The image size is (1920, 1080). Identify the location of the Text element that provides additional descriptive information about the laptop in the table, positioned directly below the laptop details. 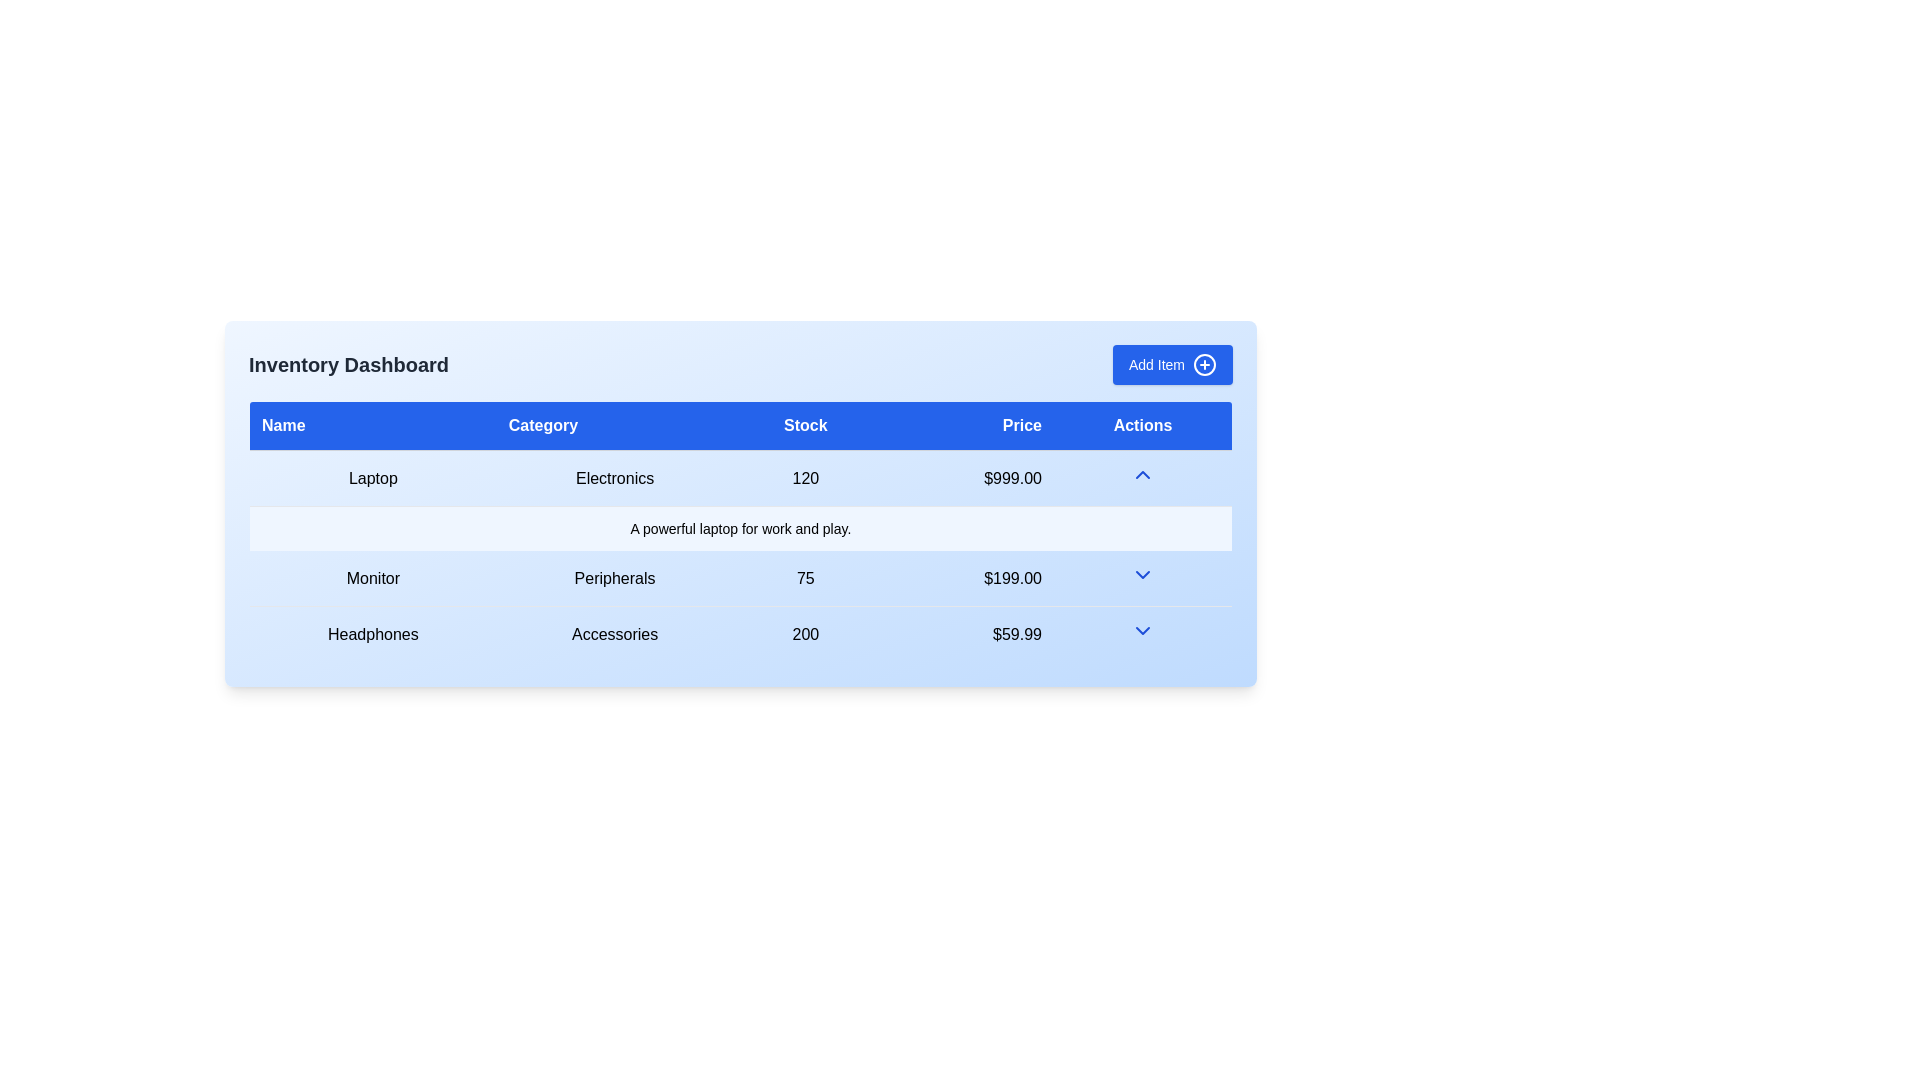
(739, 527).